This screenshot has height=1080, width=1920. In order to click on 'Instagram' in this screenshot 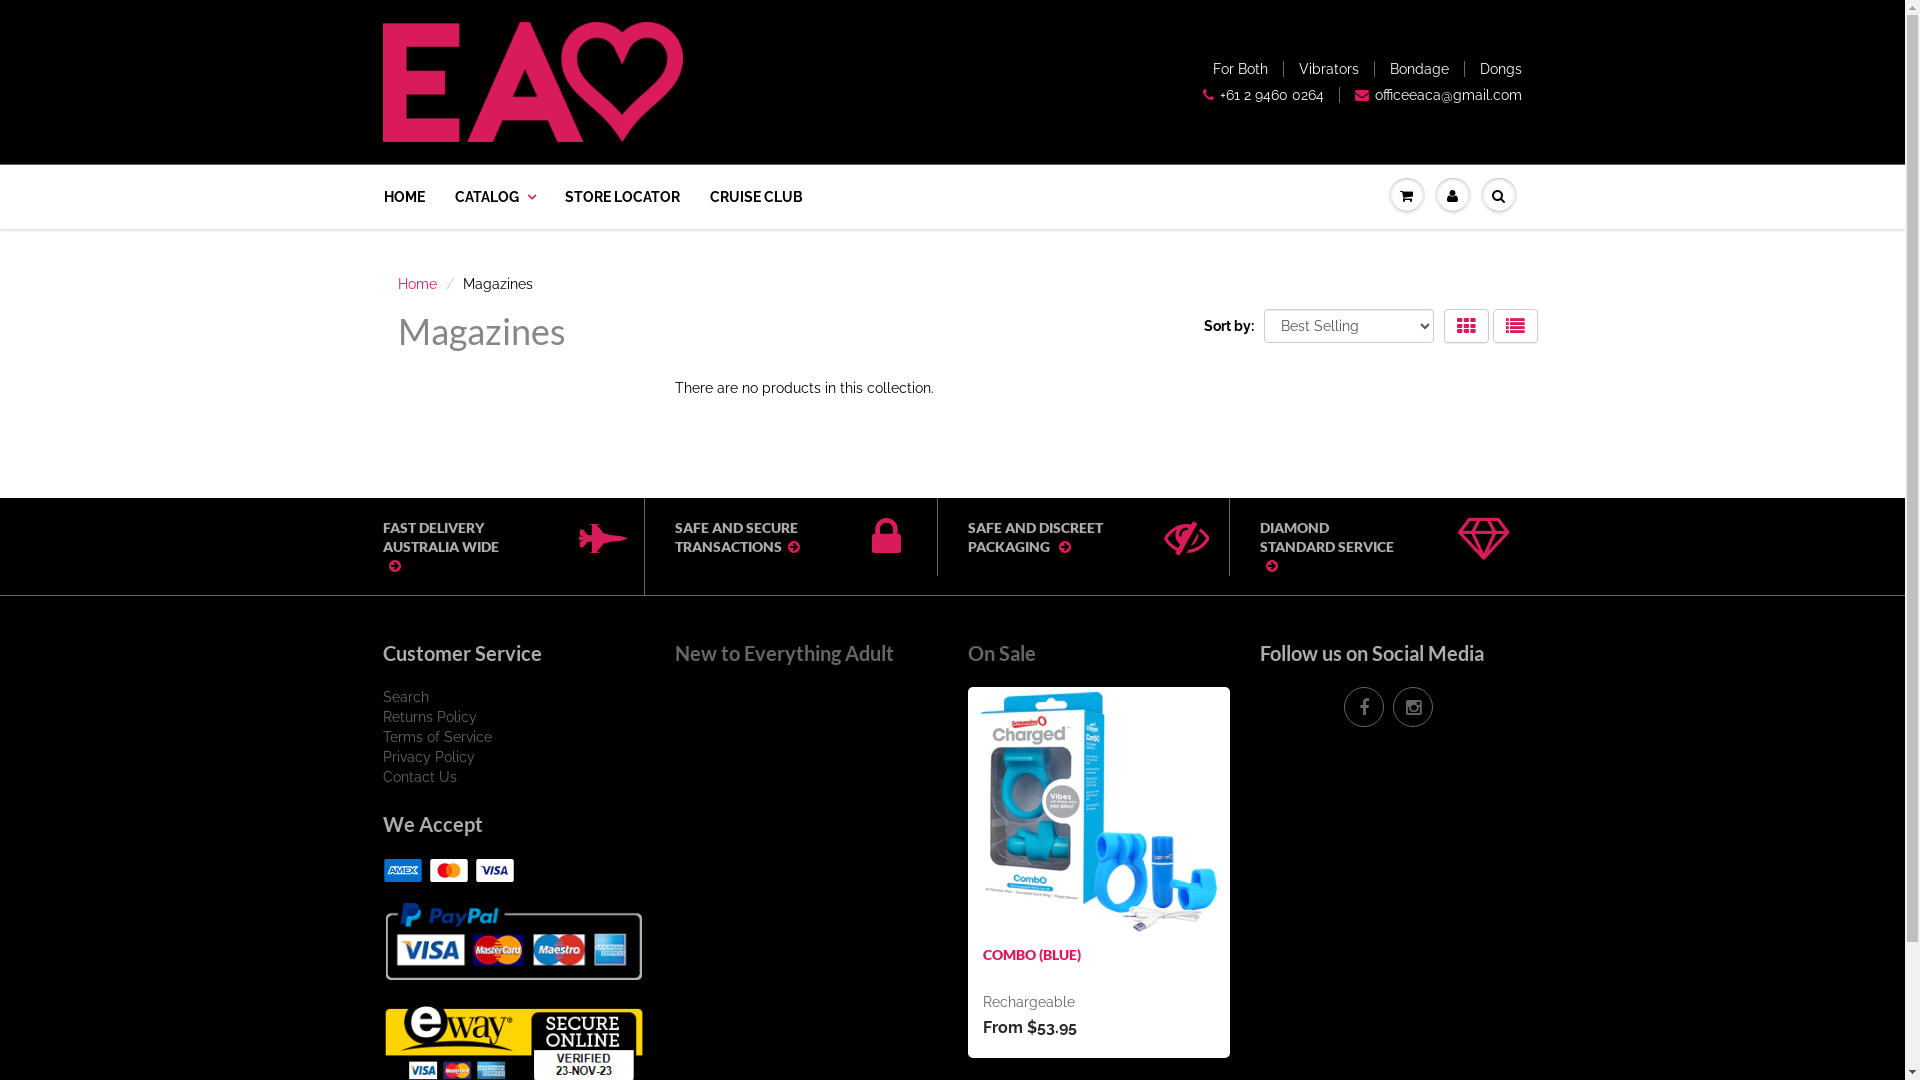, I will do `click(1411, 705)`.